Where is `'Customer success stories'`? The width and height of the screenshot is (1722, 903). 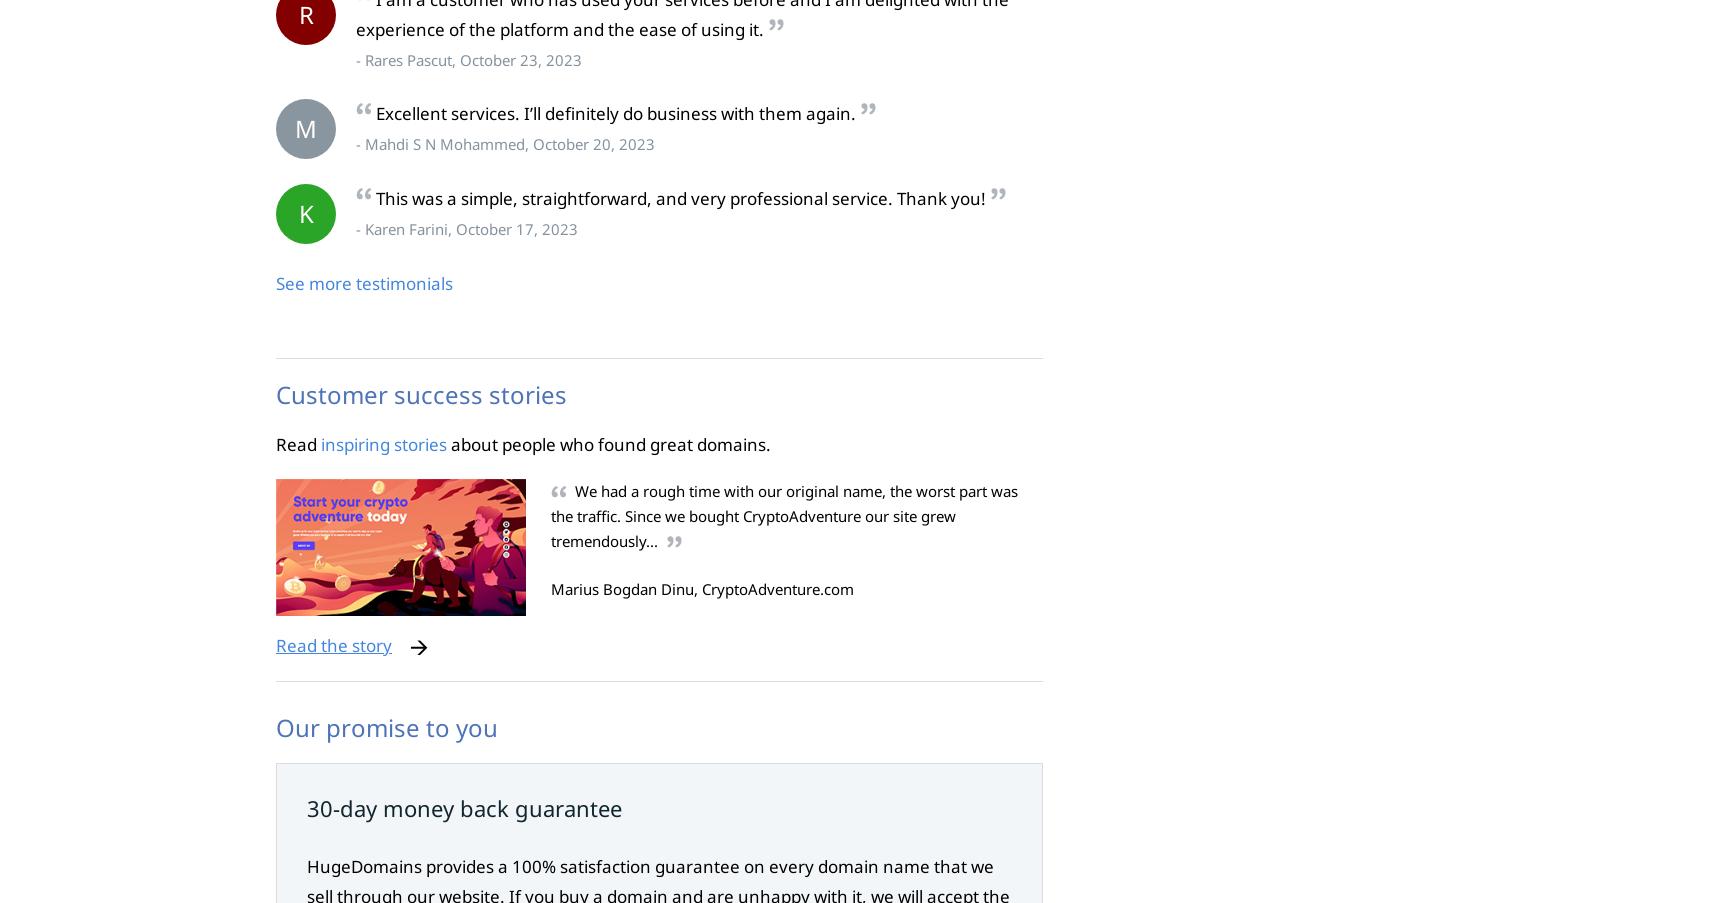 'Customer success stories' is located at coordinates (421, 392).